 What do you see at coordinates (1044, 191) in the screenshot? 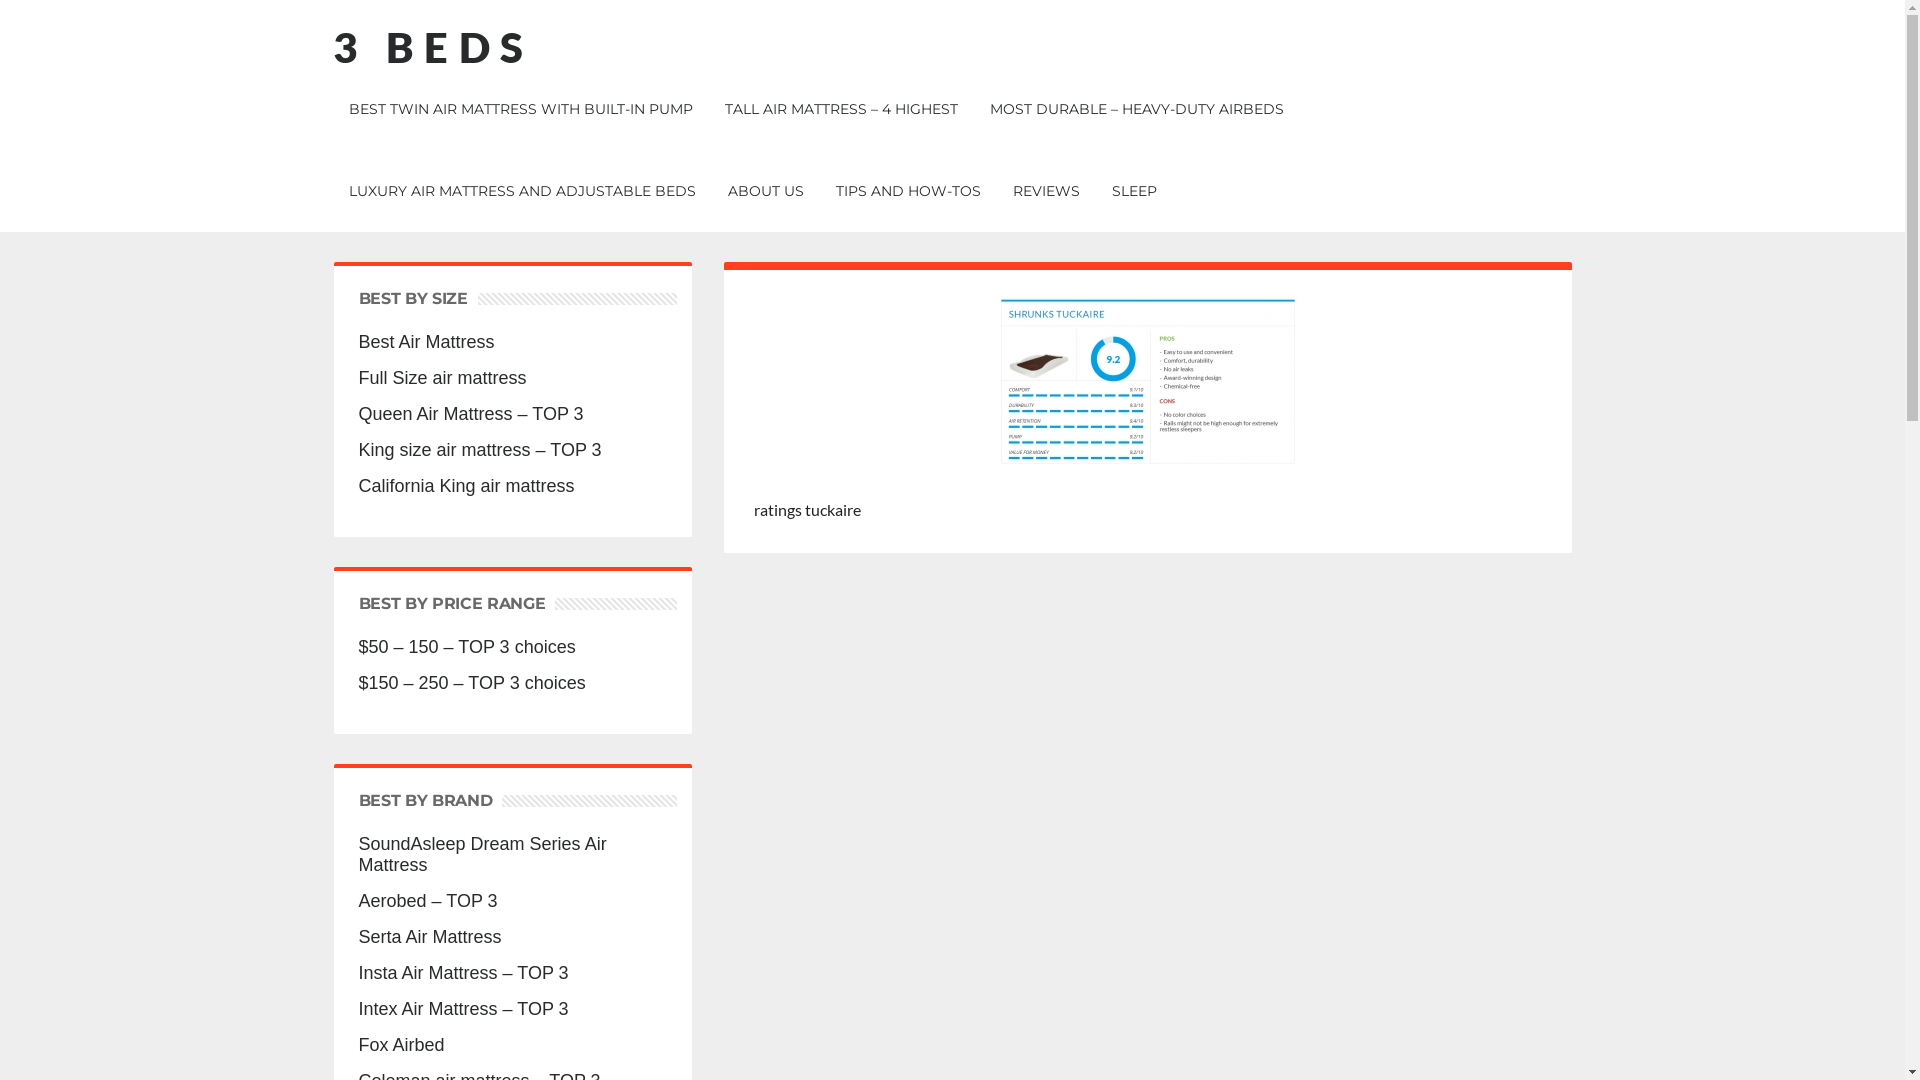
I see `'REVIEWS'` at bounding box center [1044, 191].